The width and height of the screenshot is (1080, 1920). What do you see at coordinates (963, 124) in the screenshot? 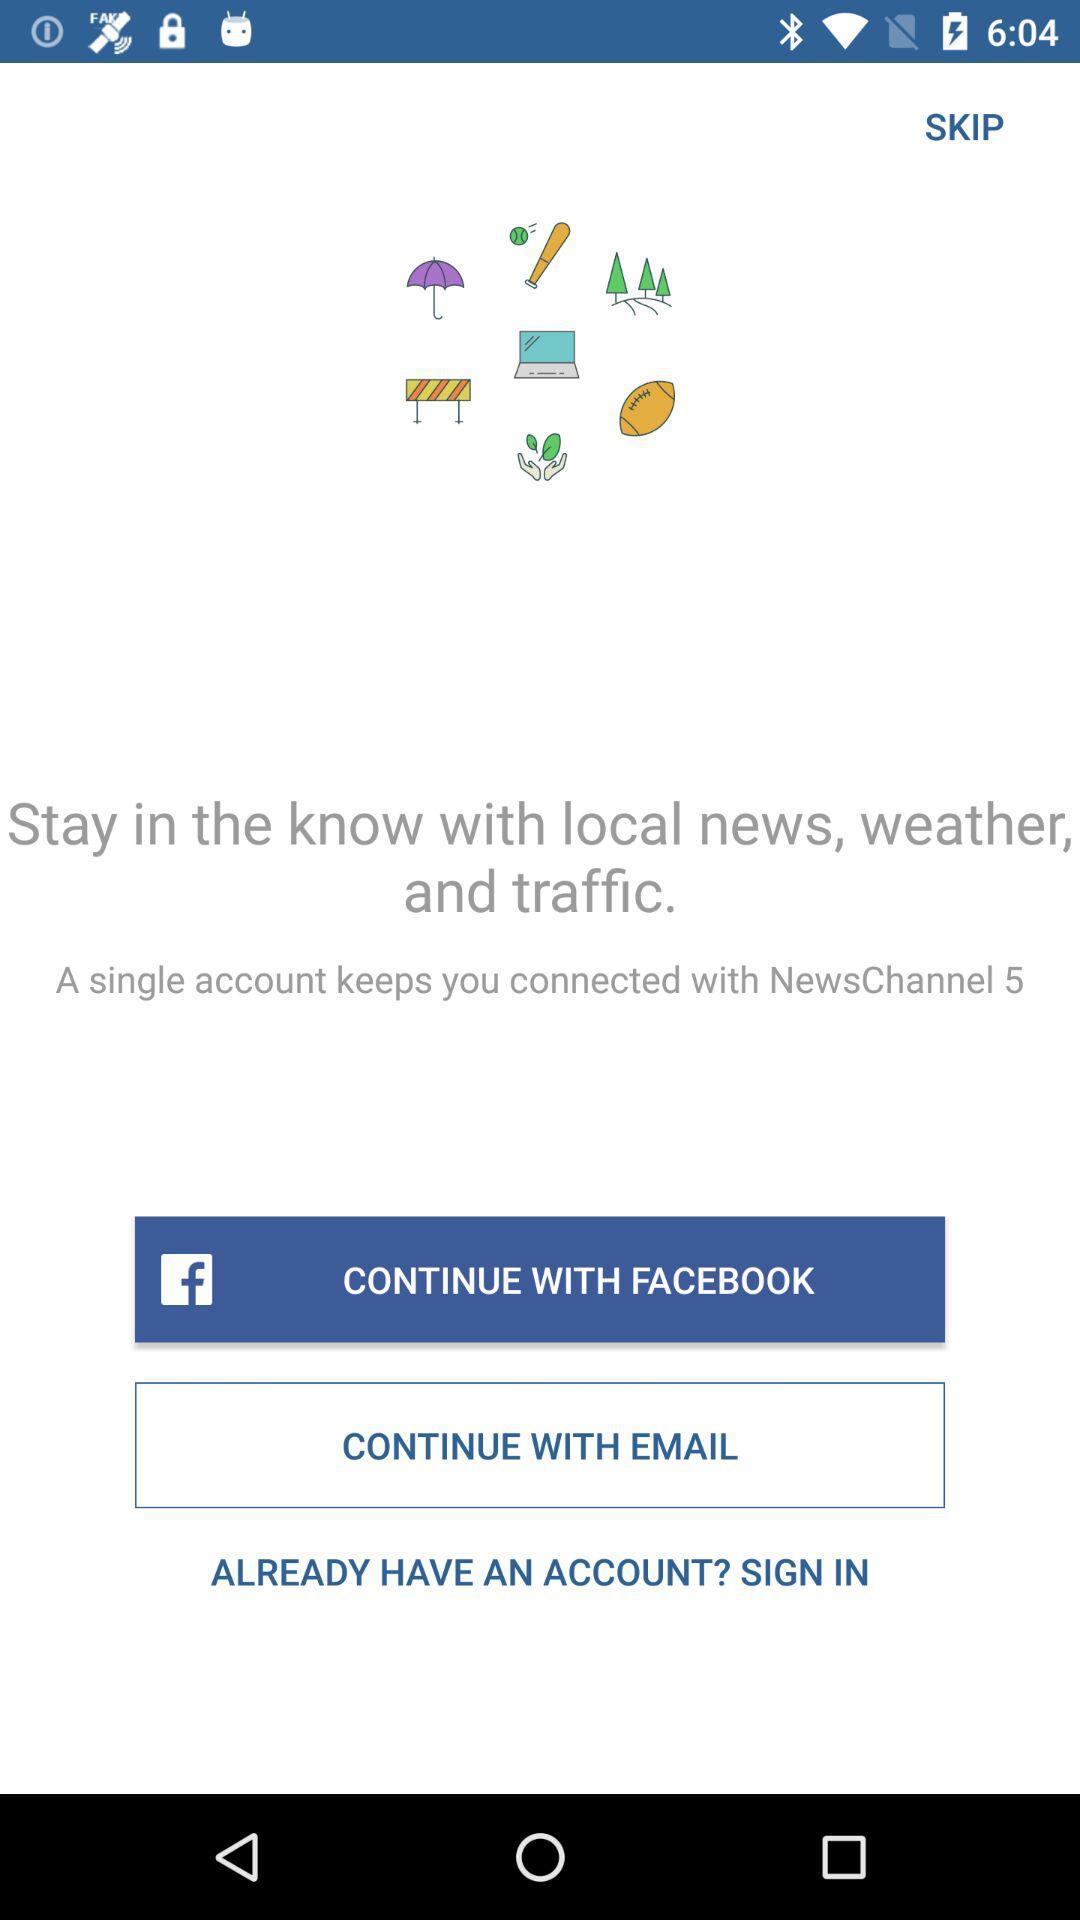
I see `the icon at the top right corner` at bounding box center [963, 124].